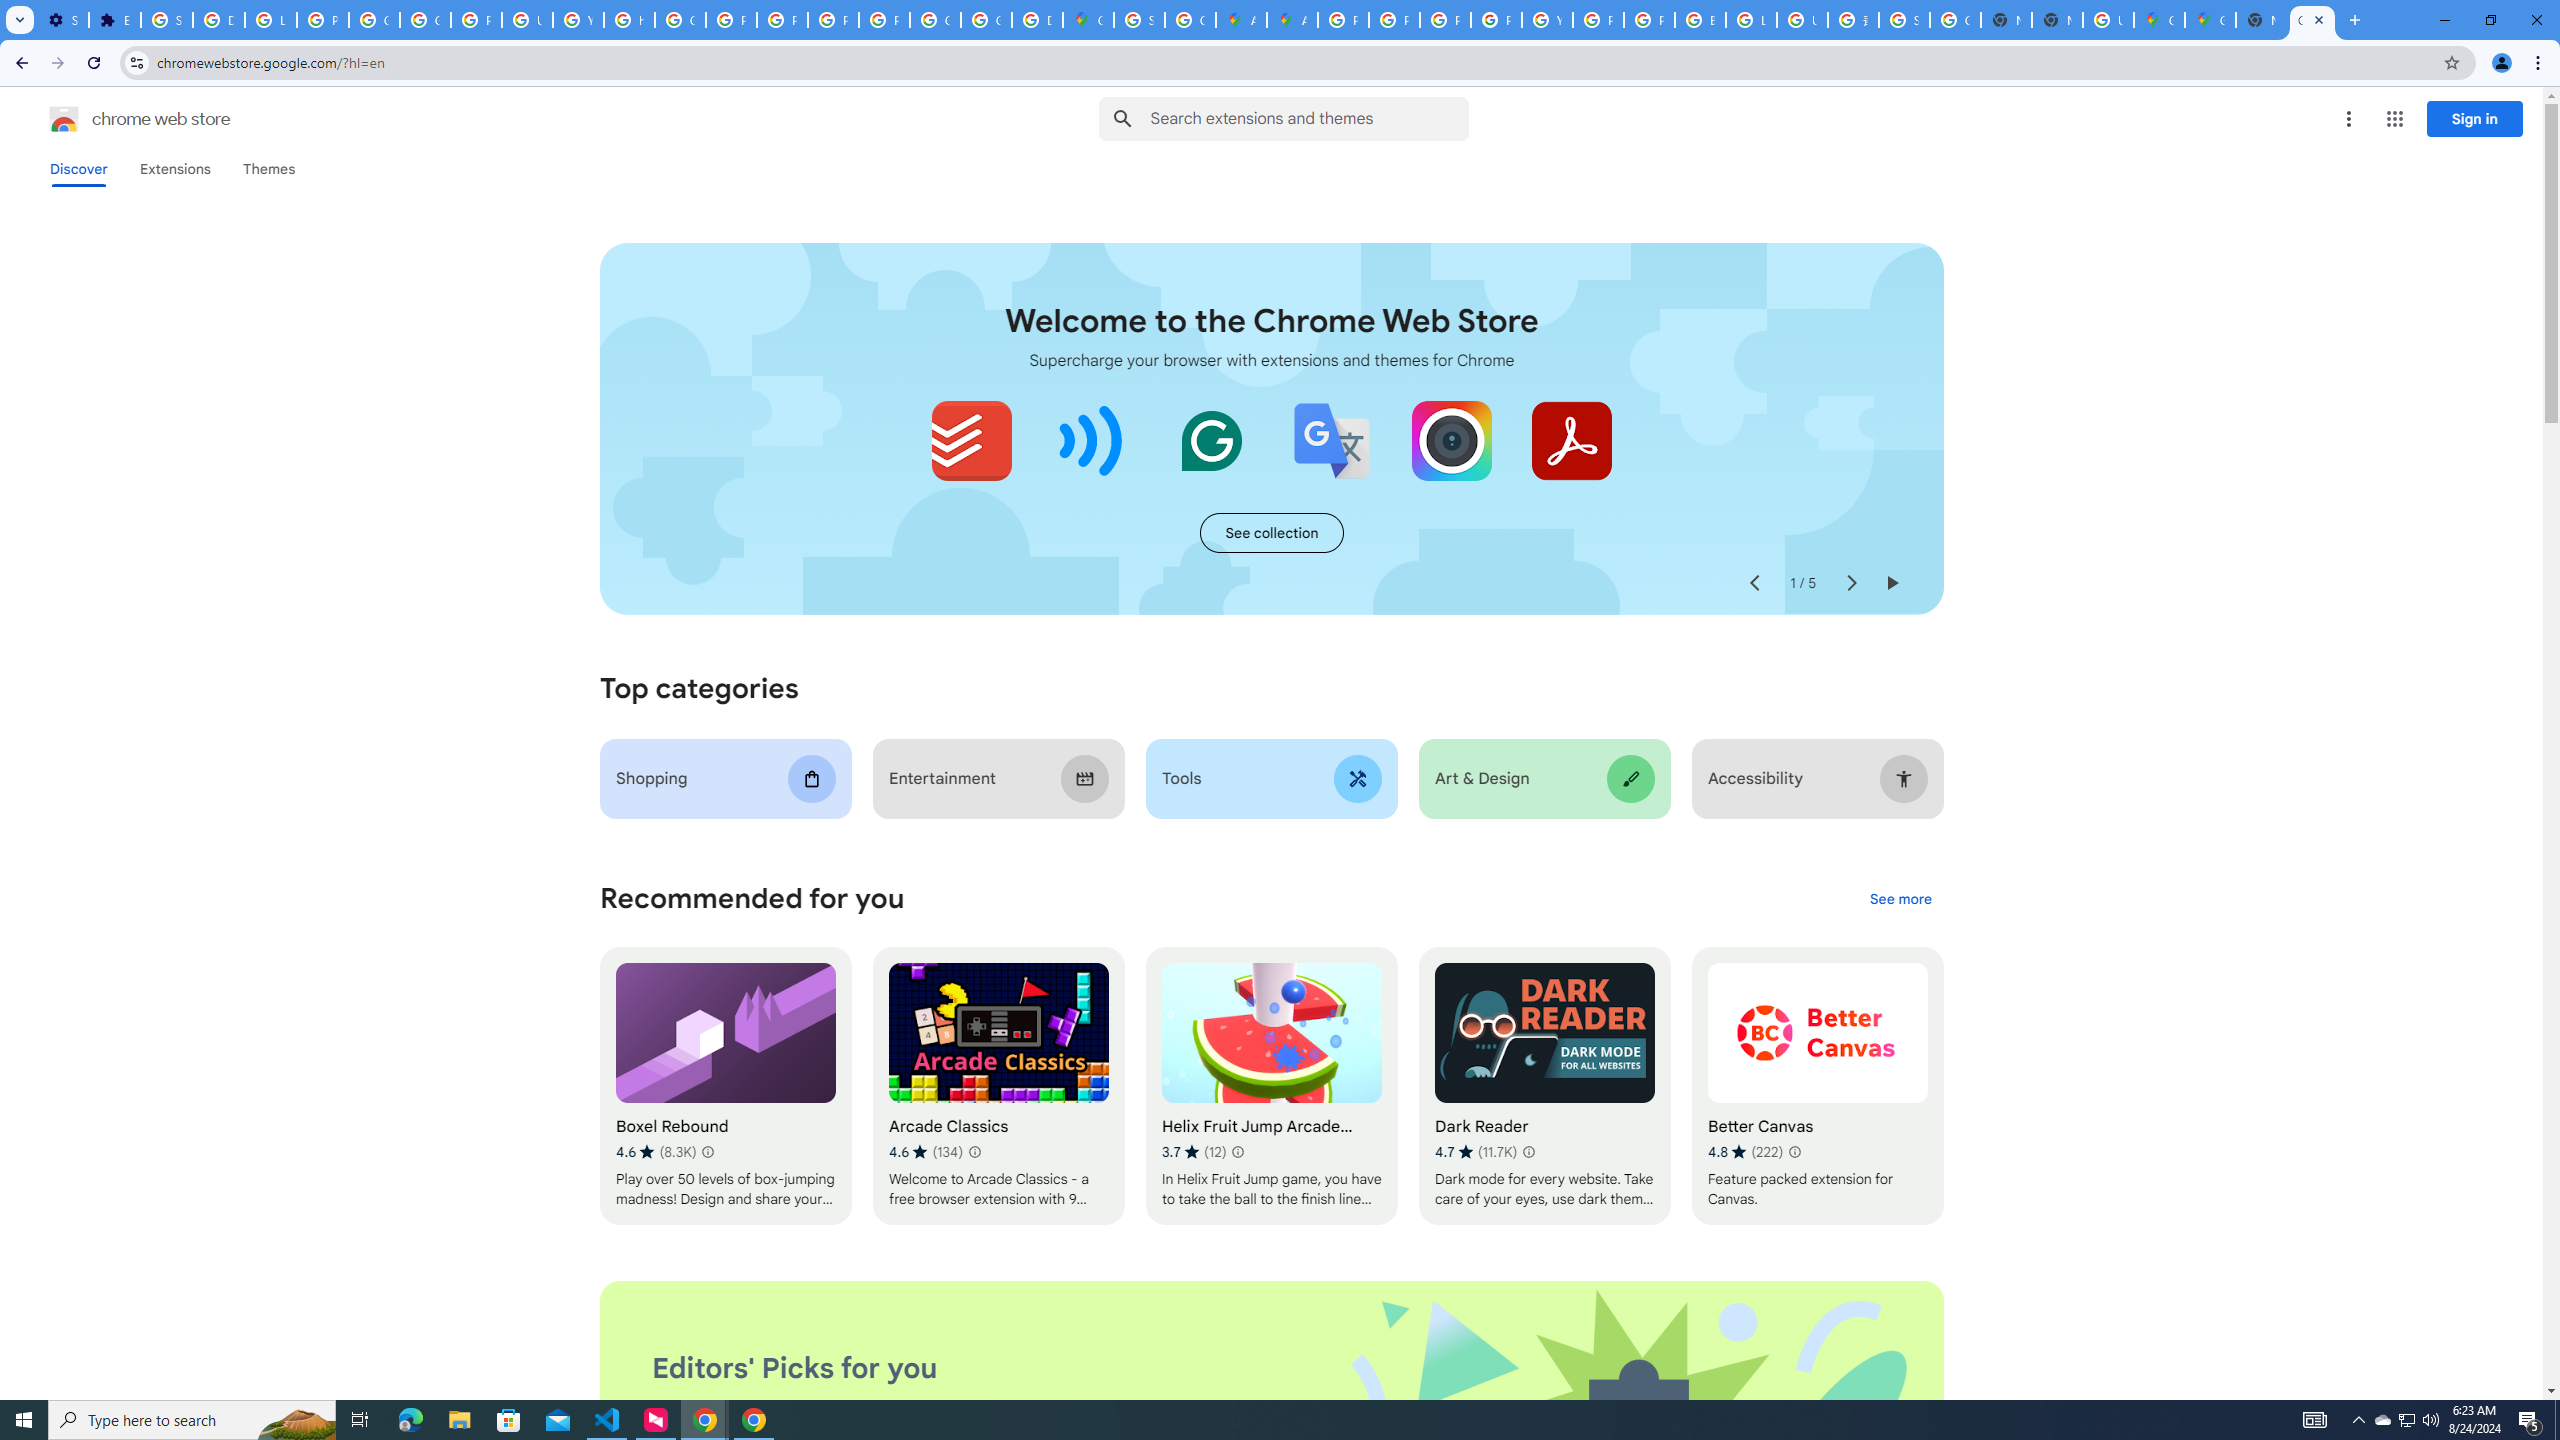 The width and height of the screenshot is (2560, 1440). What do you see at coordinates (1850, 582) in the screenshot?
I see `'Next slide'` at bounding box center [1850, 582].